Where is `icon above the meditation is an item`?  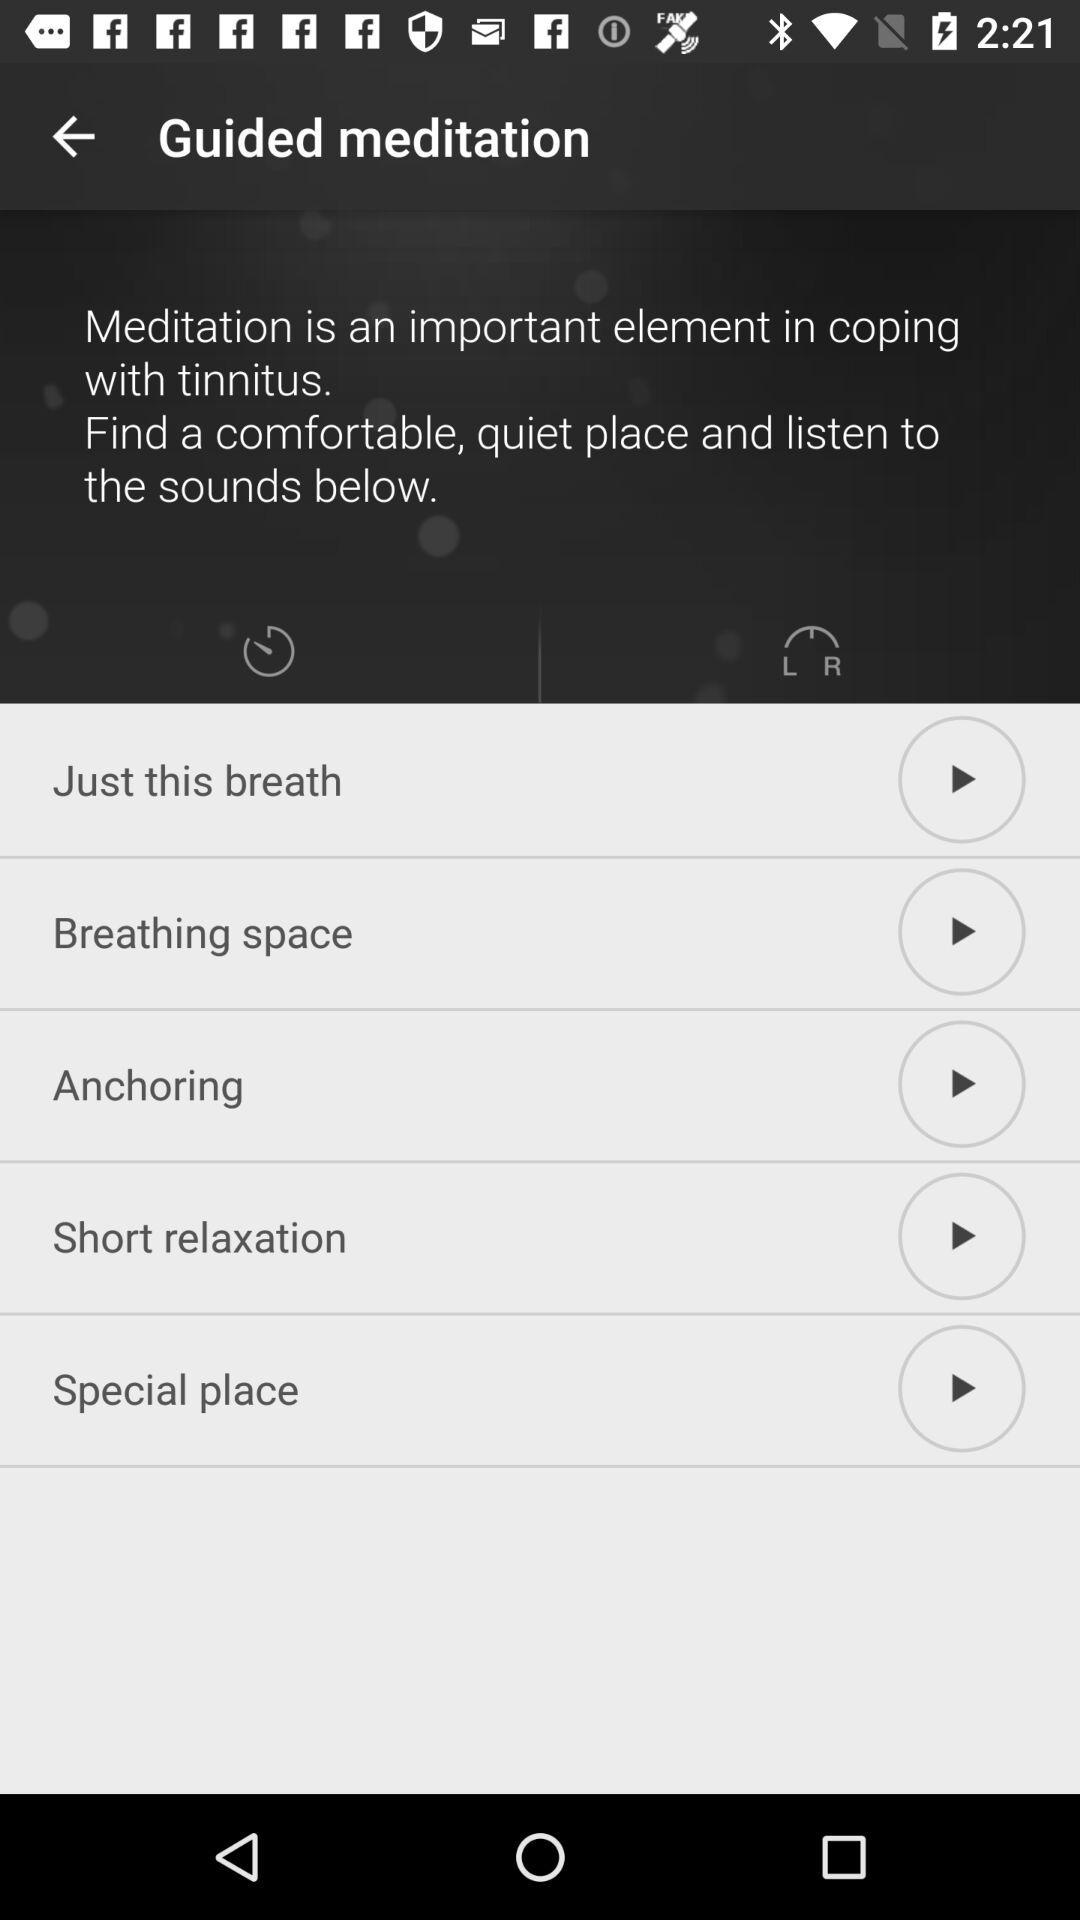 icon above the meditation is an item is located at coordinates (72, 135).